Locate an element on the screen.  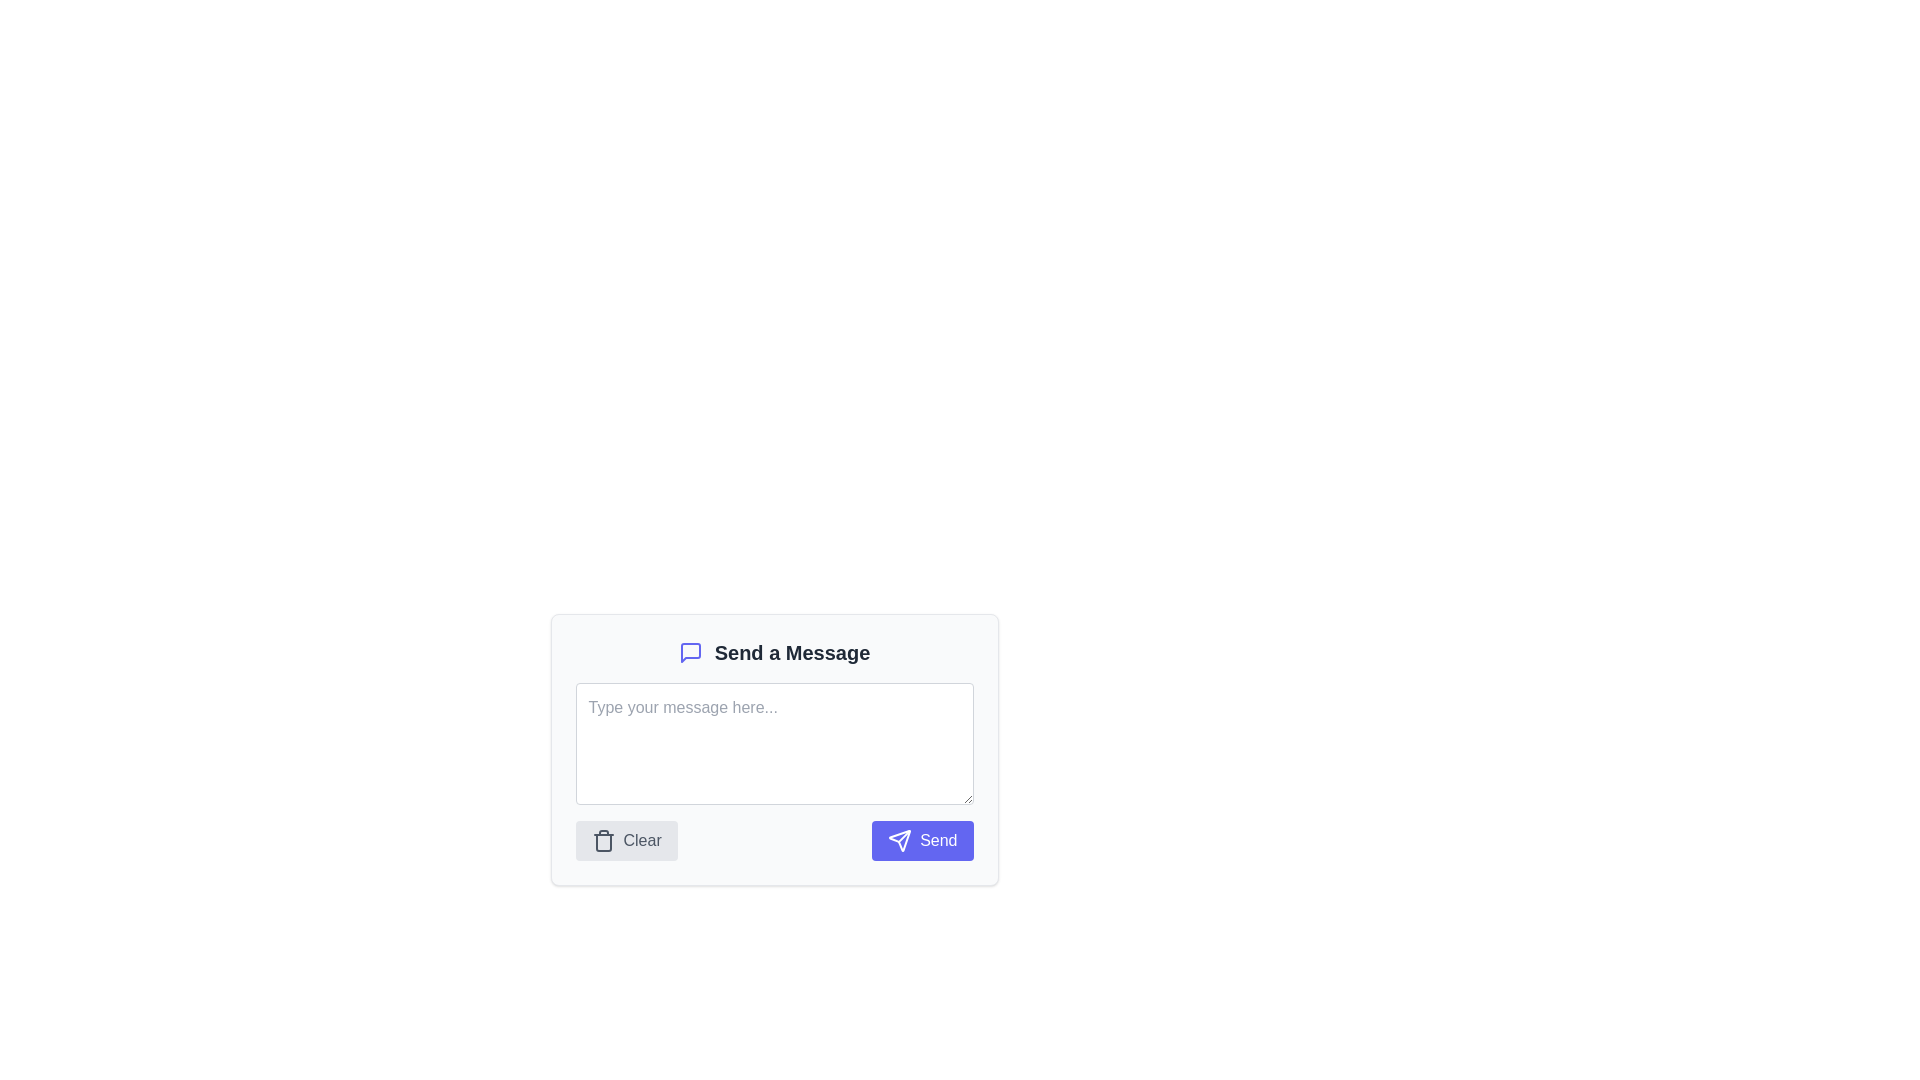
the stylized paper airplane icon within the 'Send' button located in the bottom-right corner of the chat input area is located at coordinates (899, 840).